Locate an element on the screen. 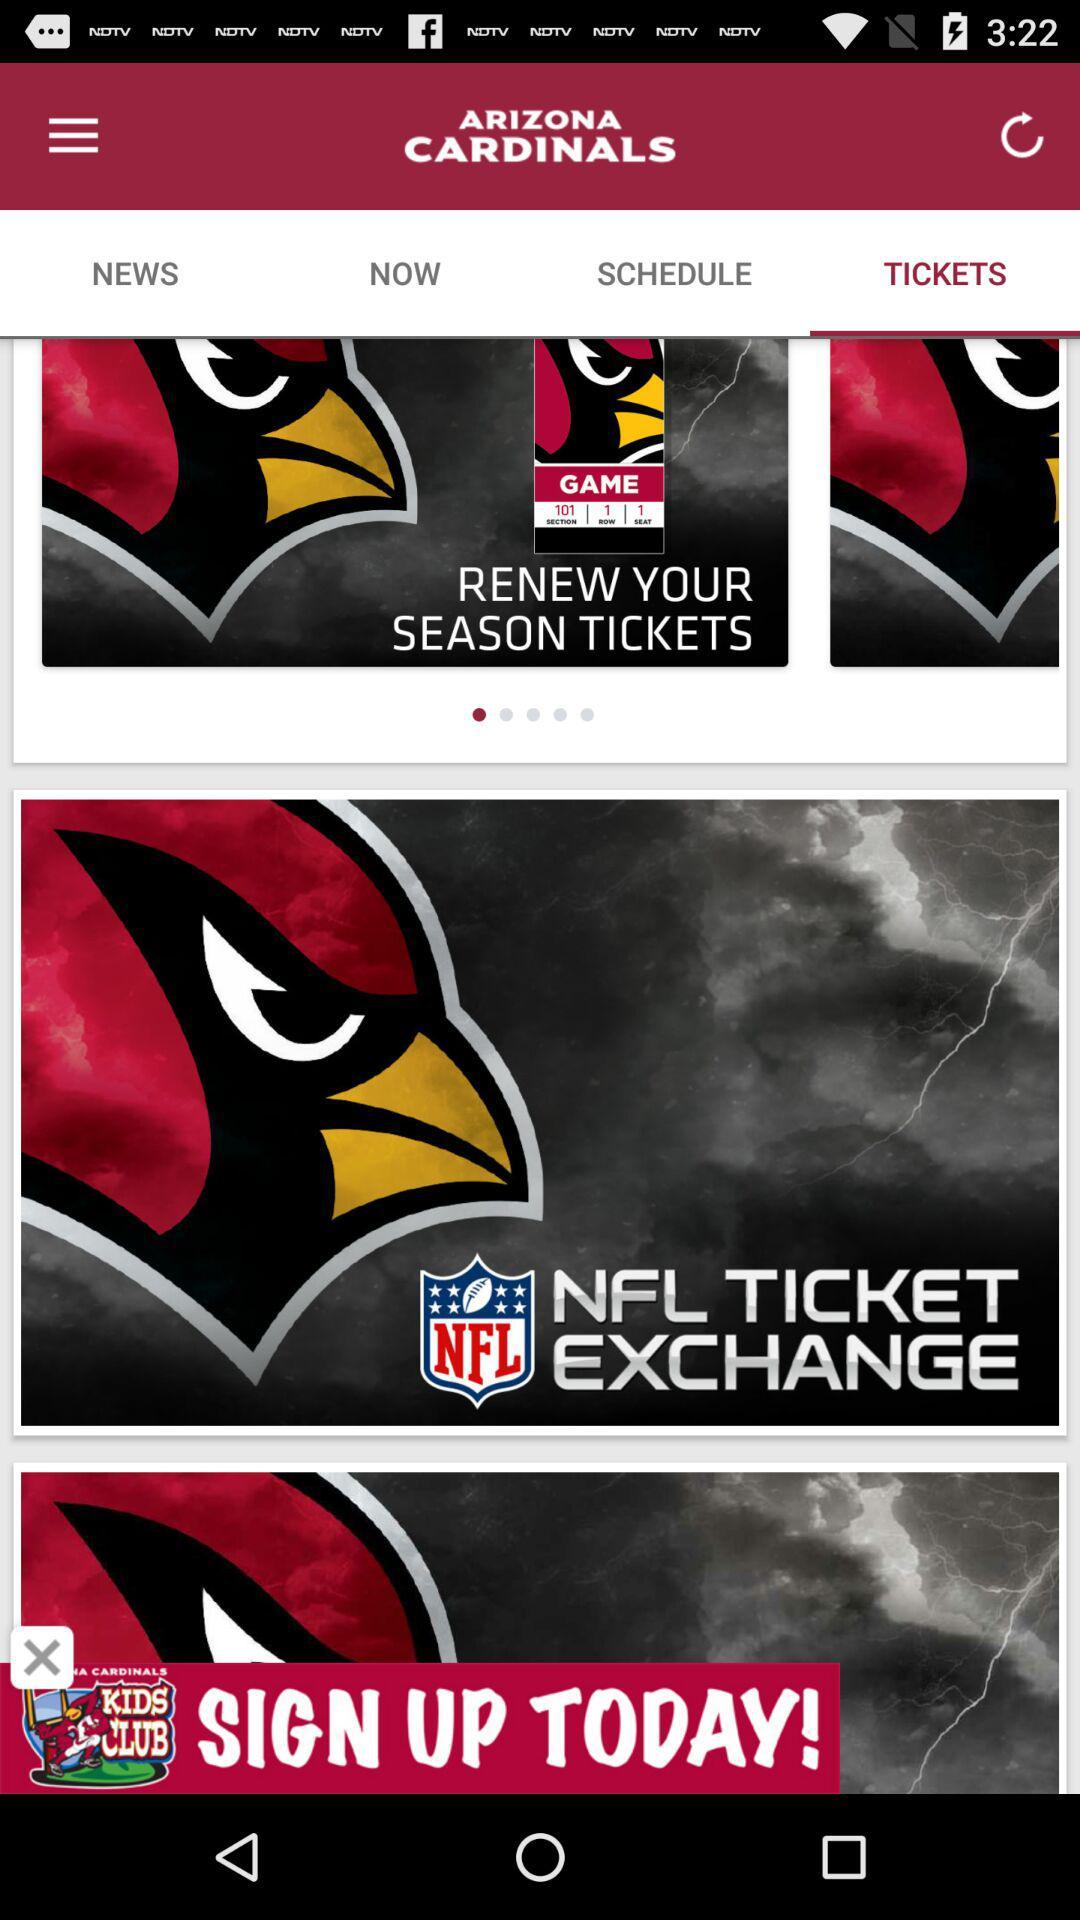  close is located at coordinates (42, 1657).